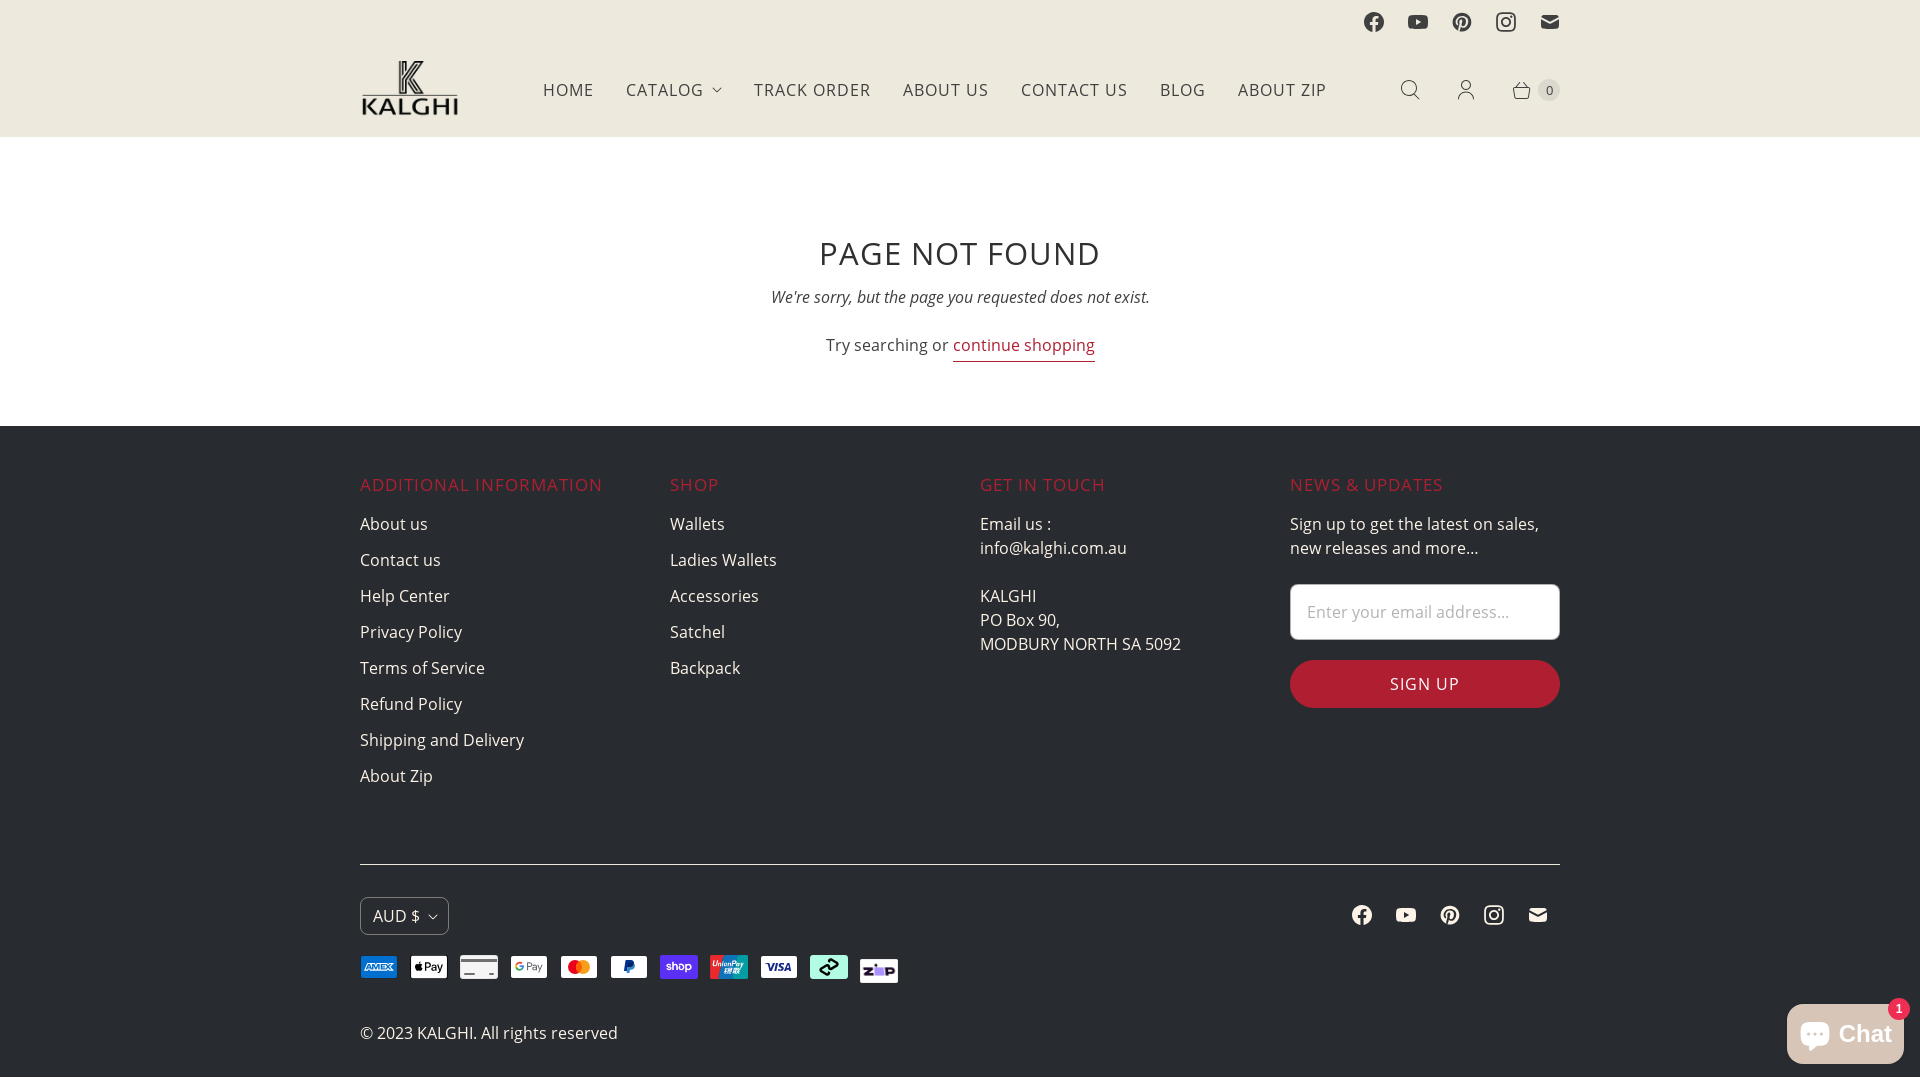  Describe the element at coordinates (1424, 682) in the screenshot. I see `'Sign Up'` at that location.